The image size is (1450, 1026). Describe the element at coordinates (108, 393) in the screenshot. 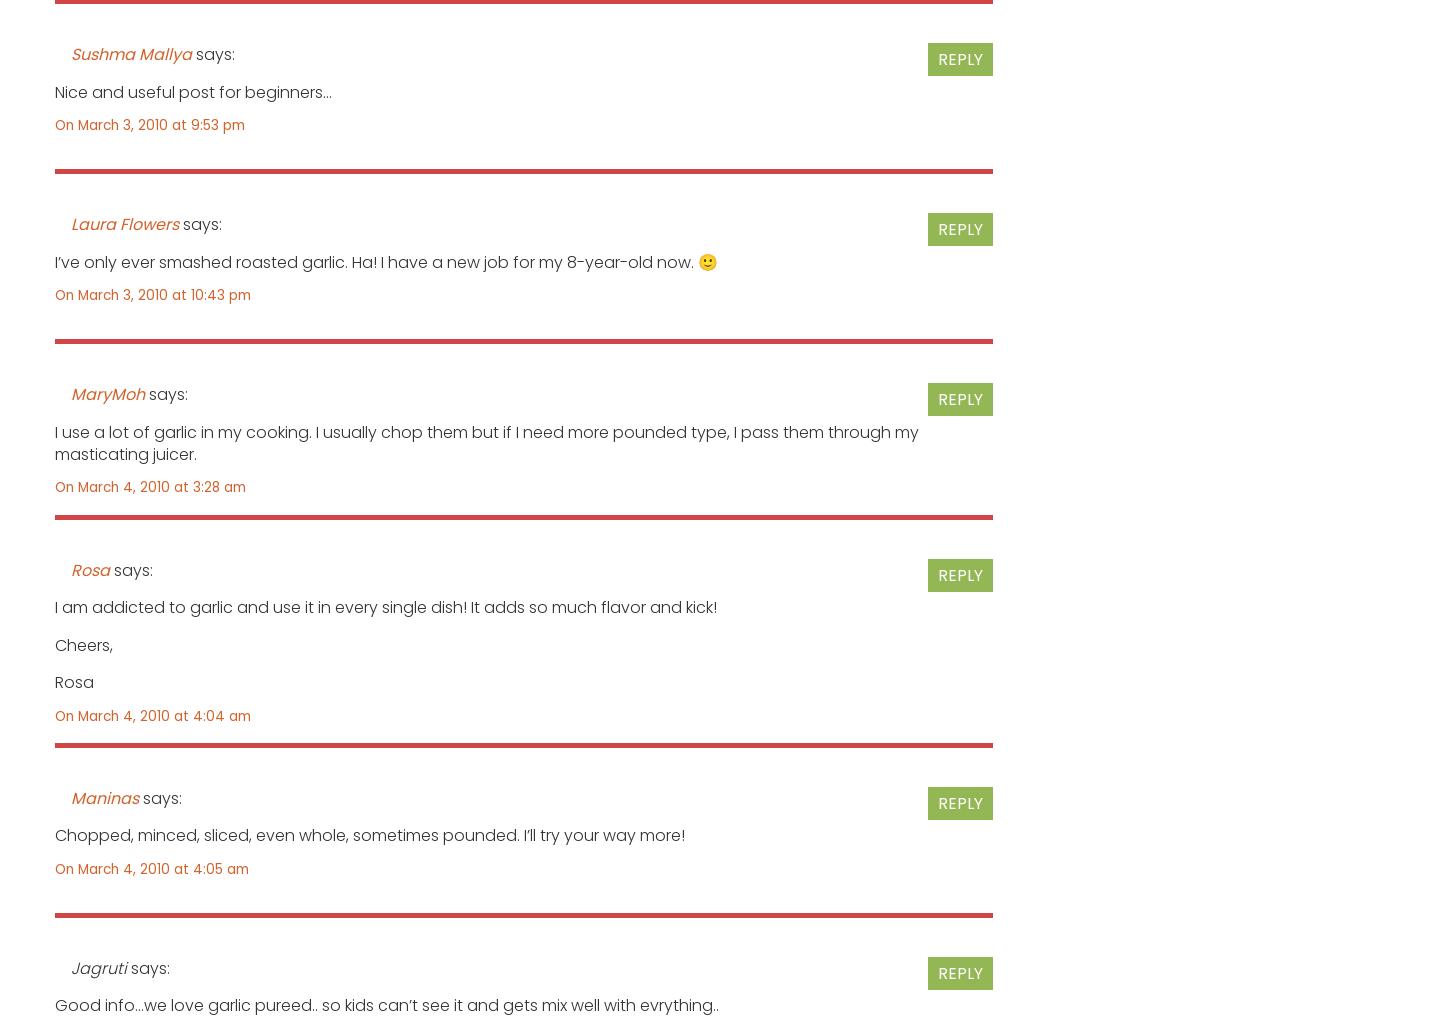

I see `'MaryMoh'` at that location.